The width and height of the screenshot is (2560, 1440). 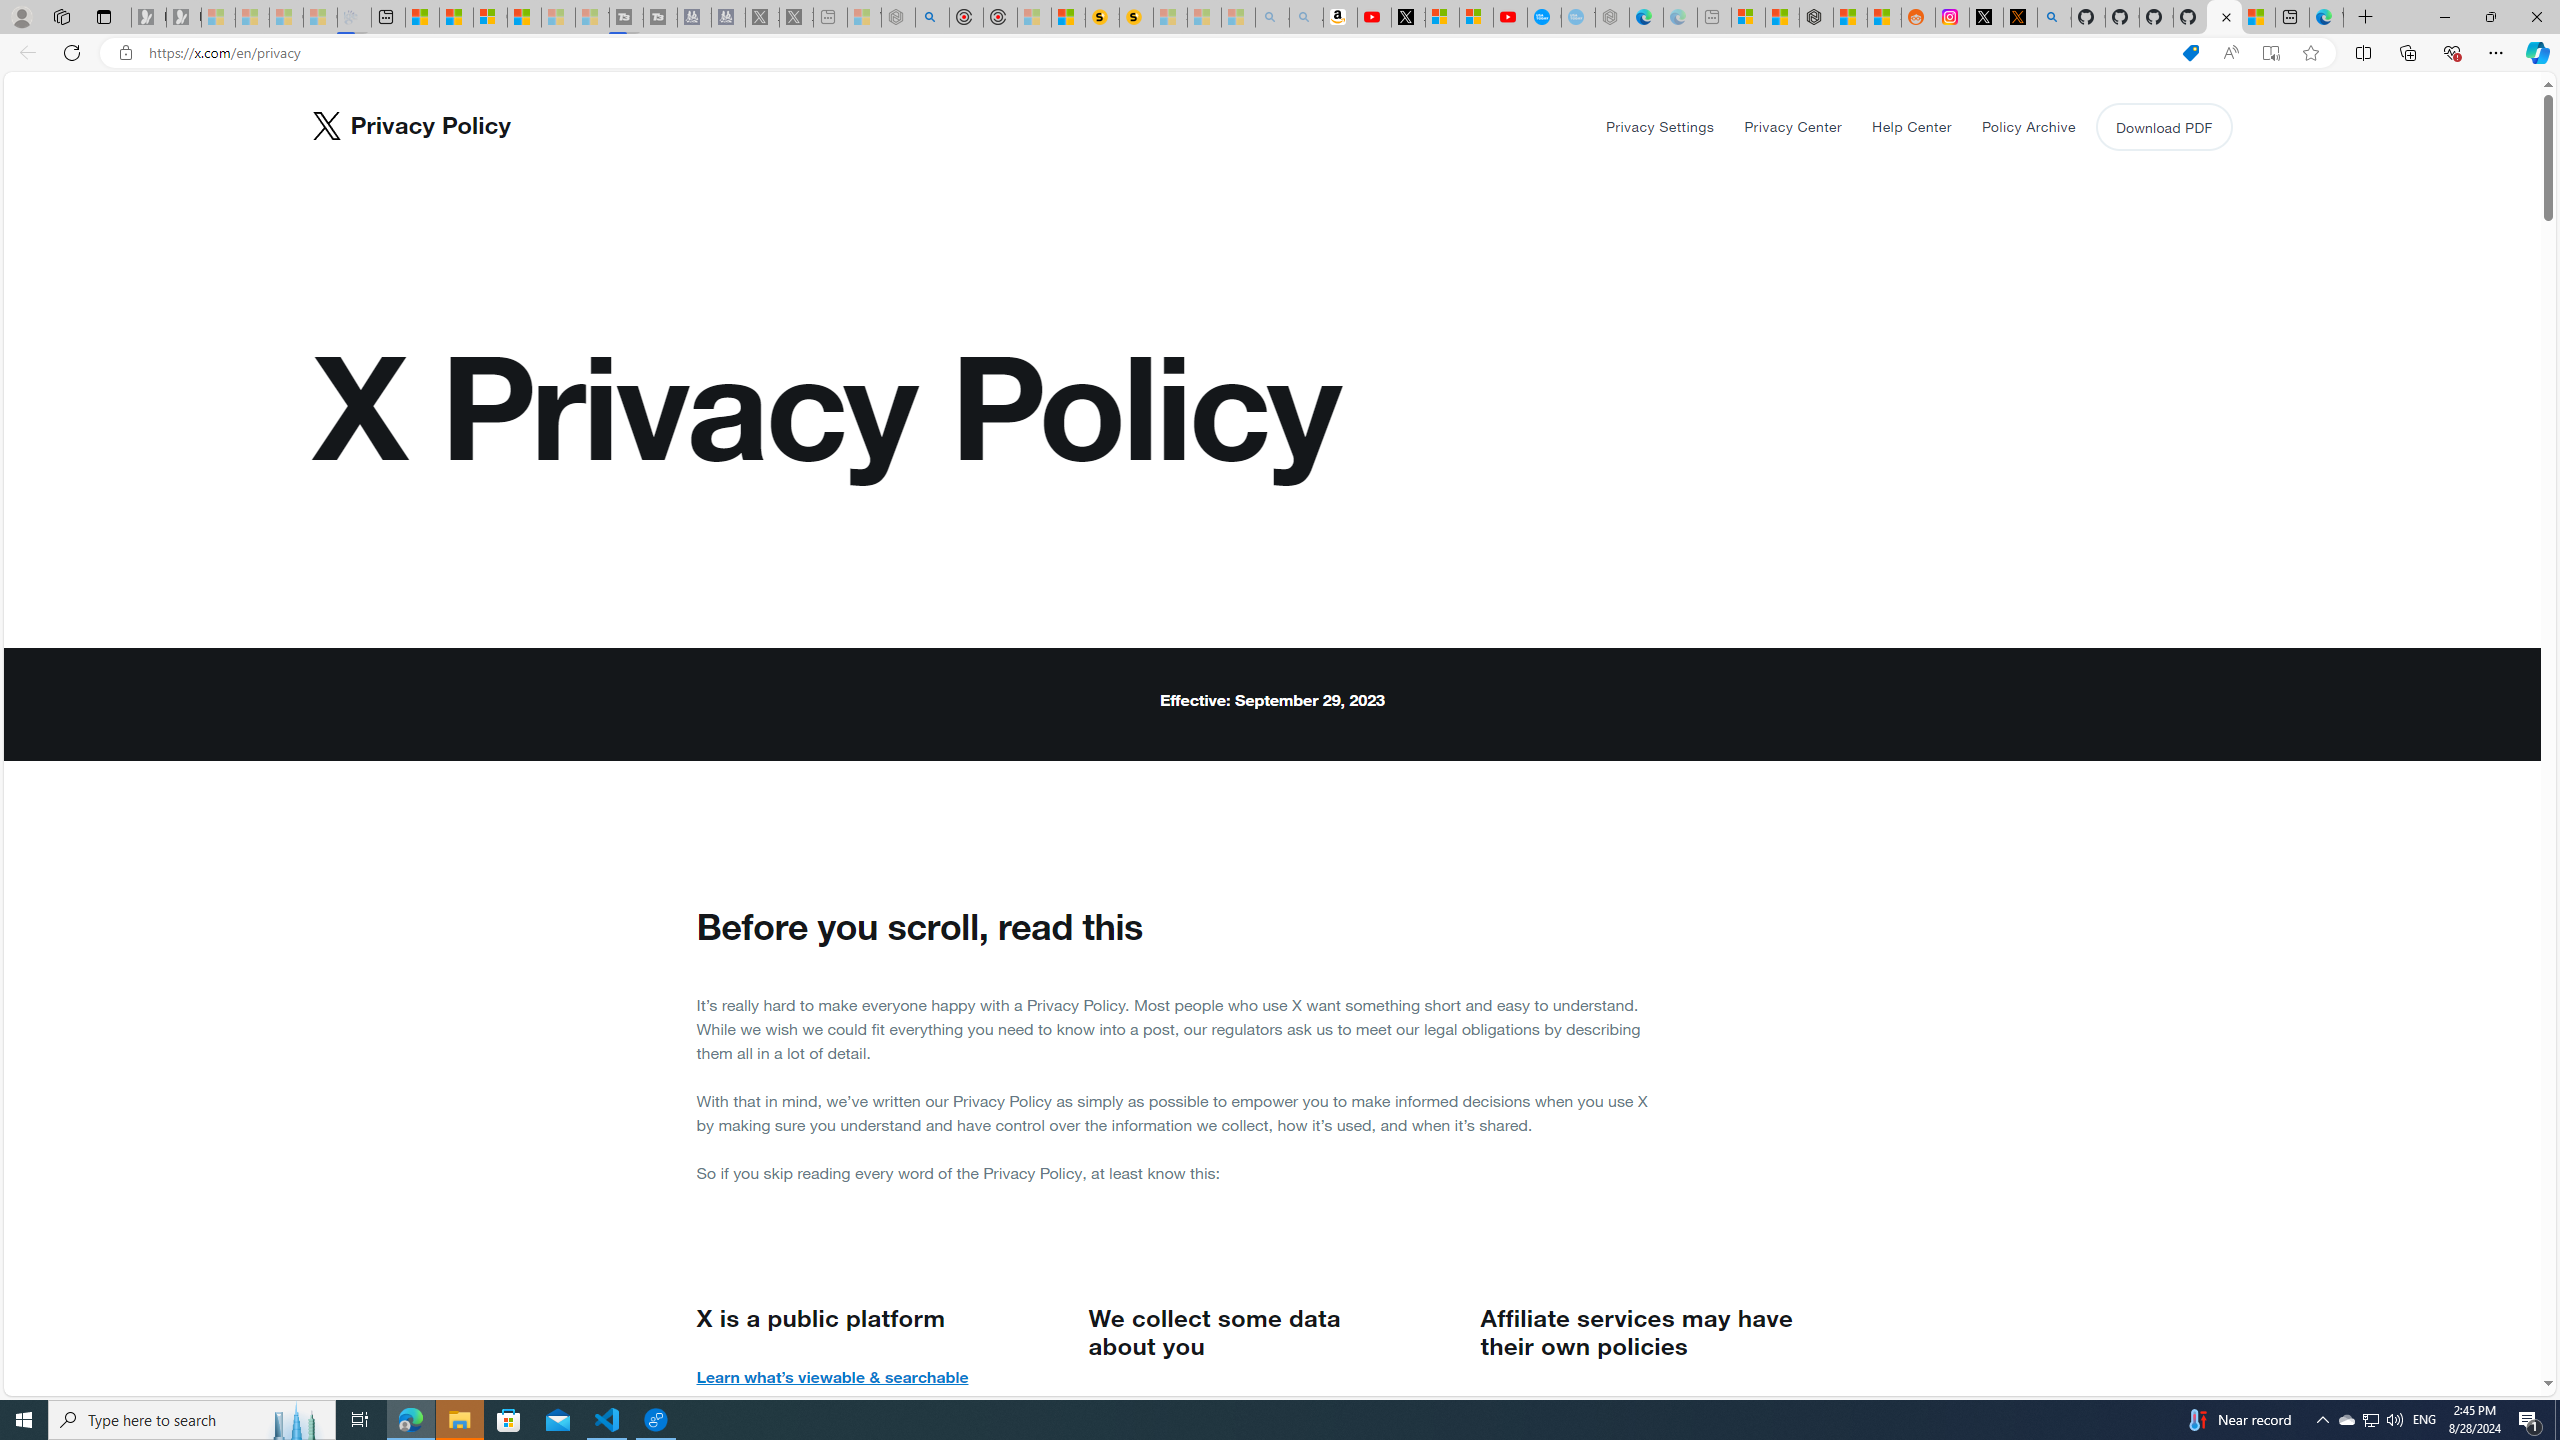 I want to click on 'Help Center', so click(x=1911, y=126).